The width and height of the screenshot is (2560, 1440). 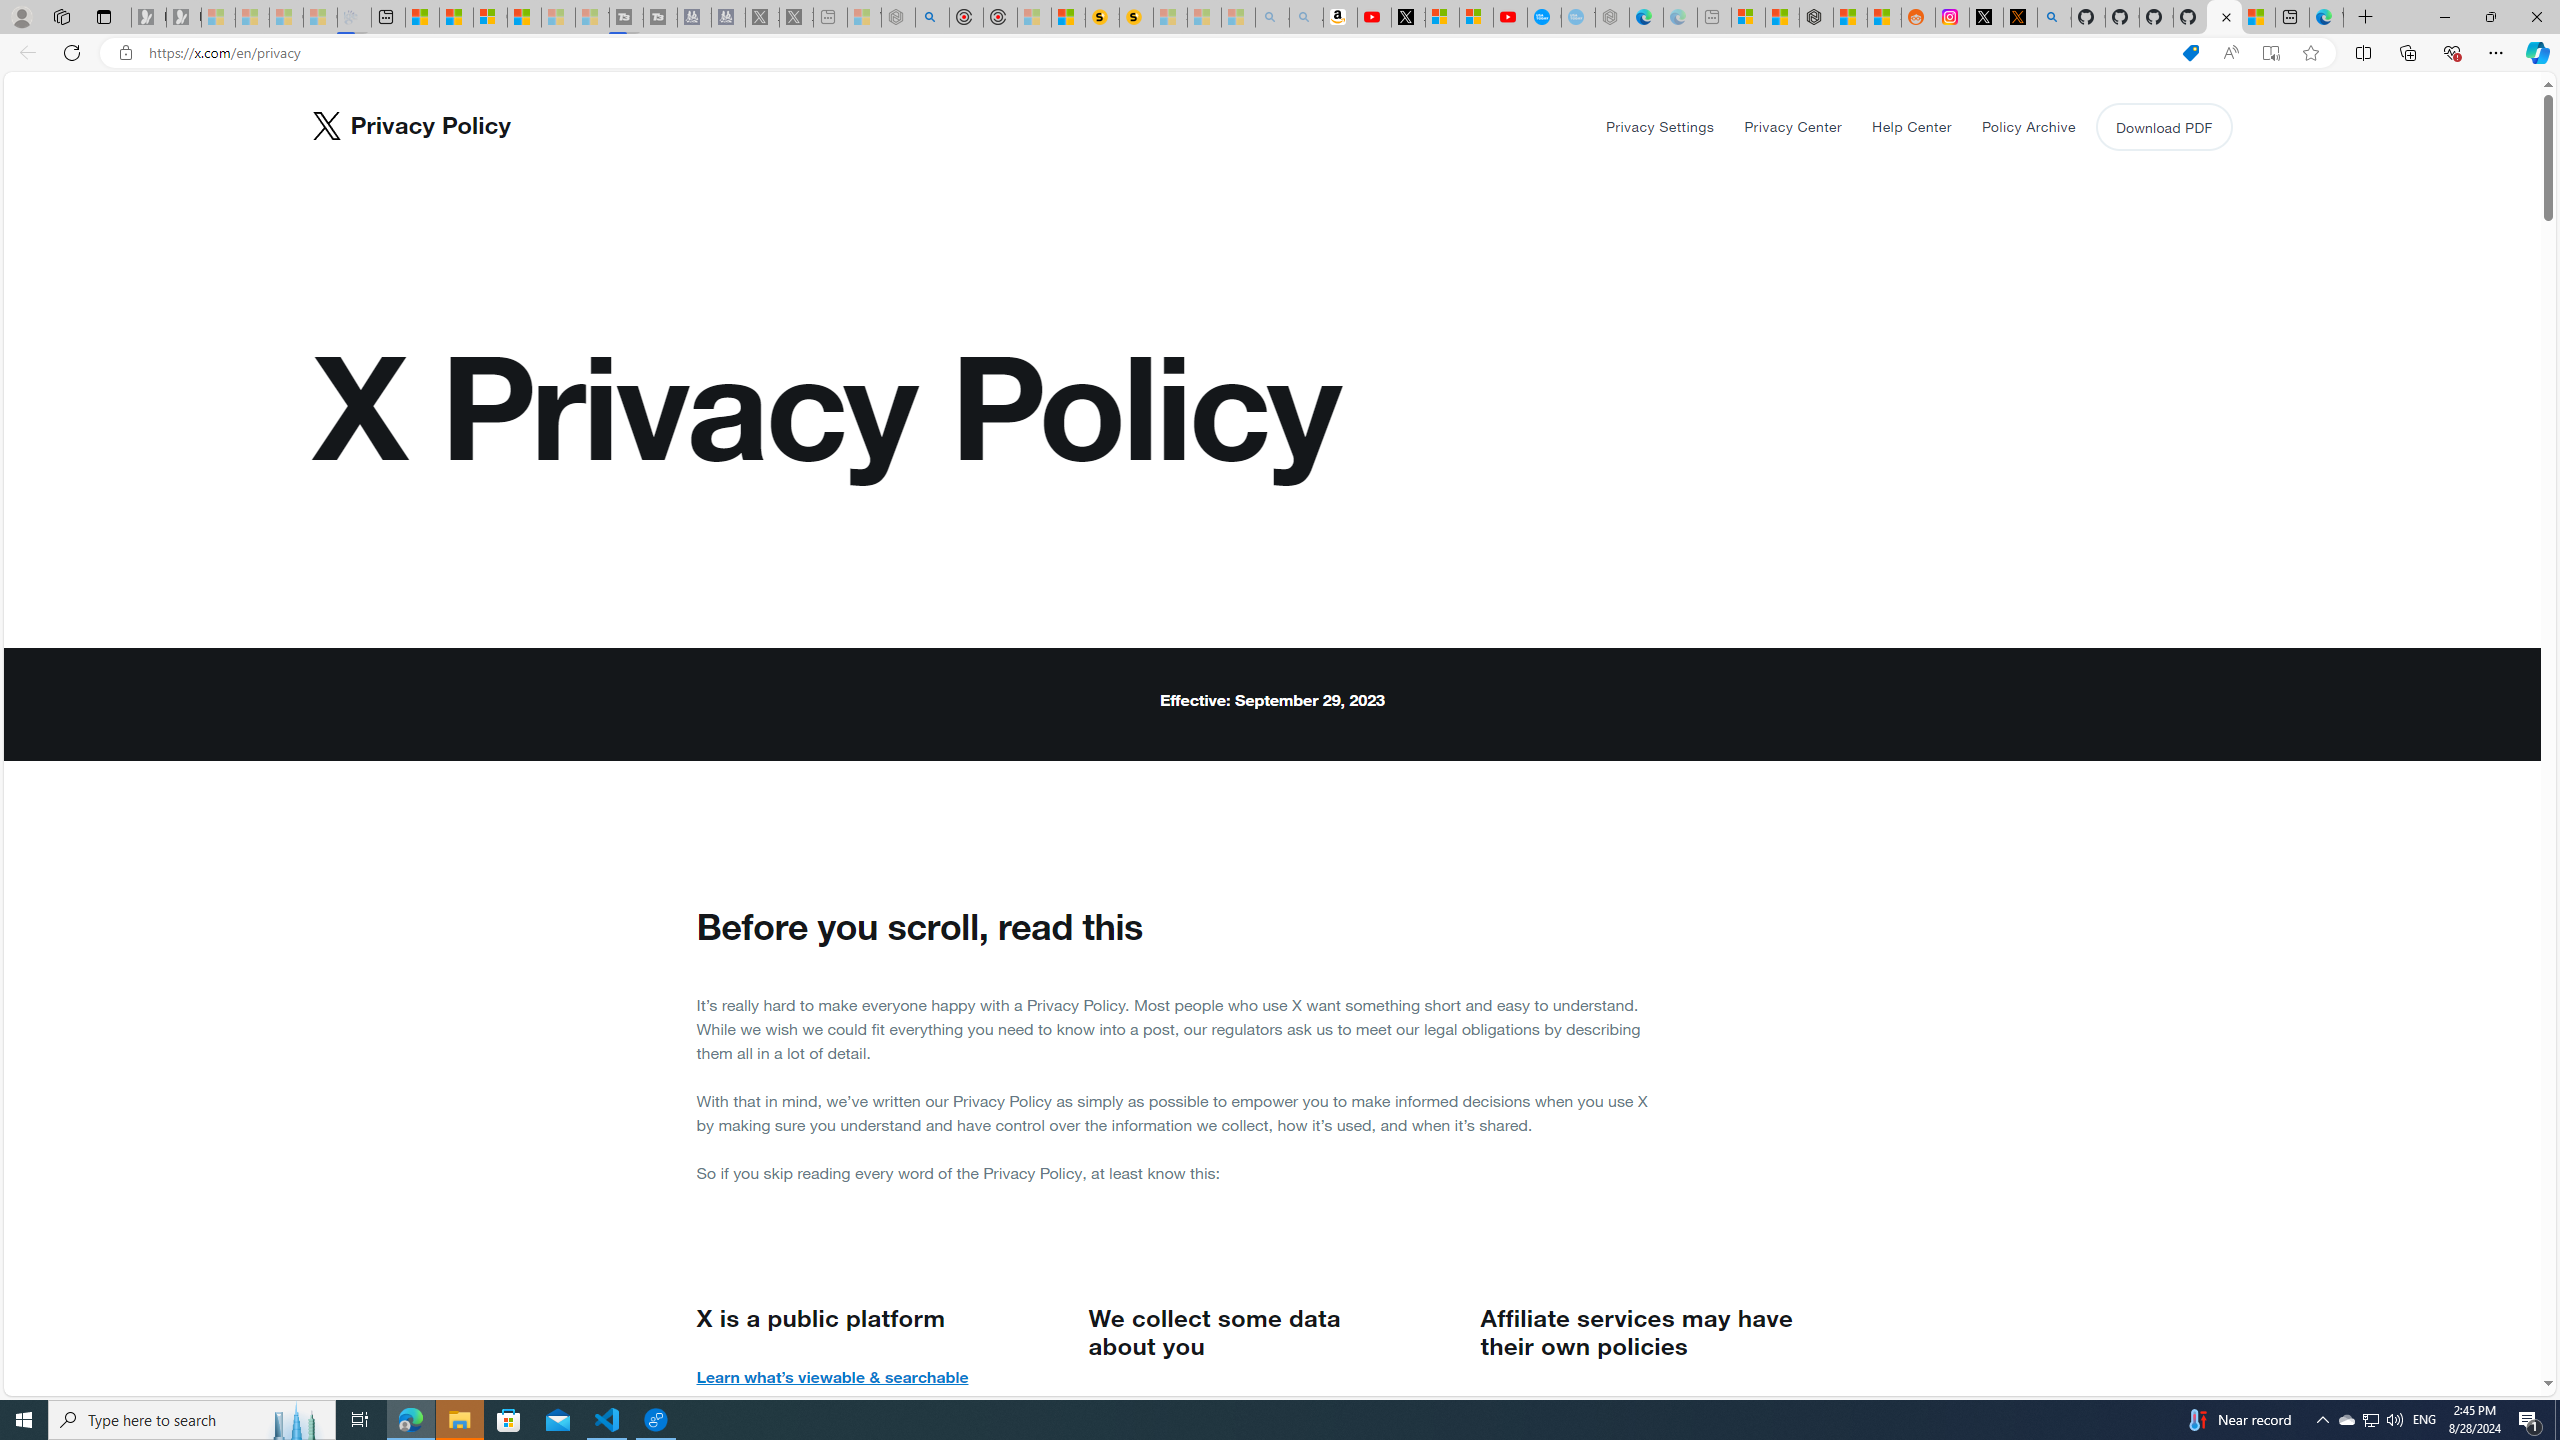 I want to click on 'Help Center', so click(x=1911, y=126).